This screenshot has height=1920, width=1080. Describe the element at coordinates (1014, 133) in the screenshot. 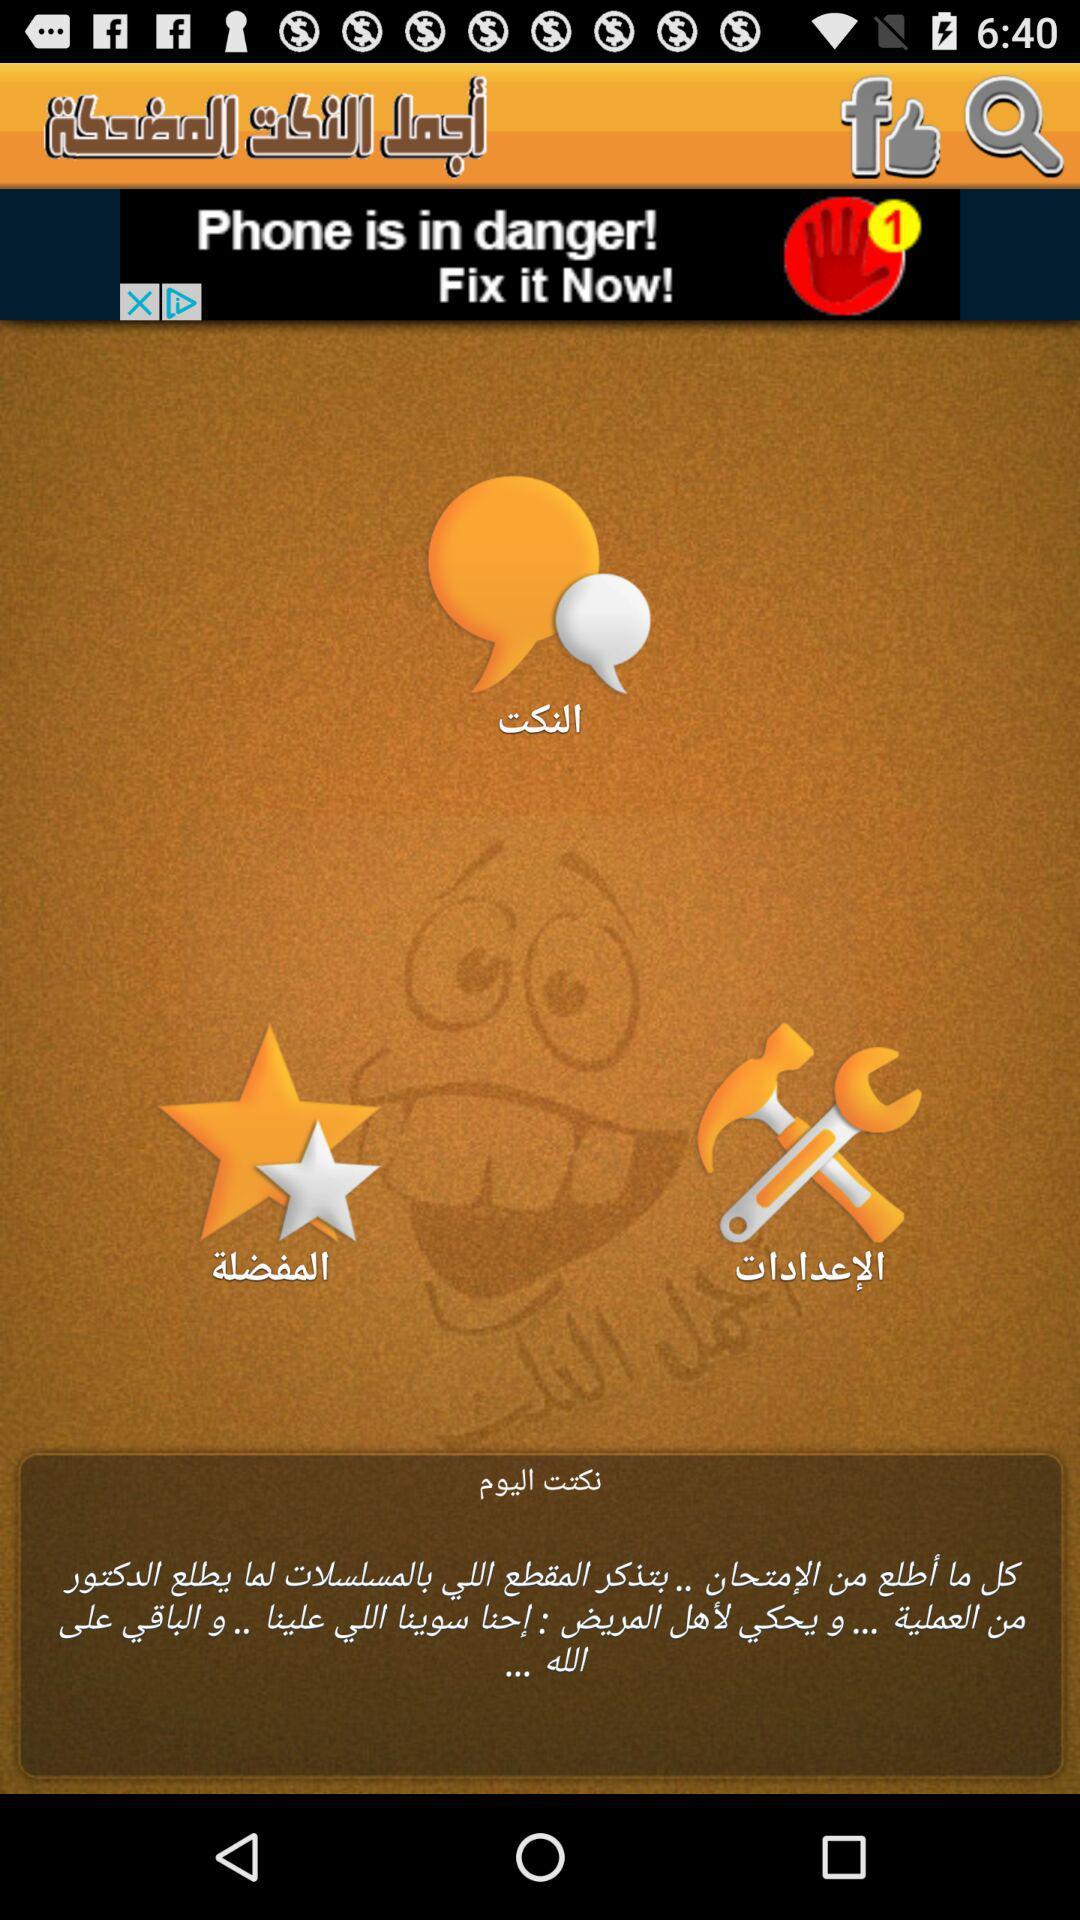

I see `the search icon` at that location.